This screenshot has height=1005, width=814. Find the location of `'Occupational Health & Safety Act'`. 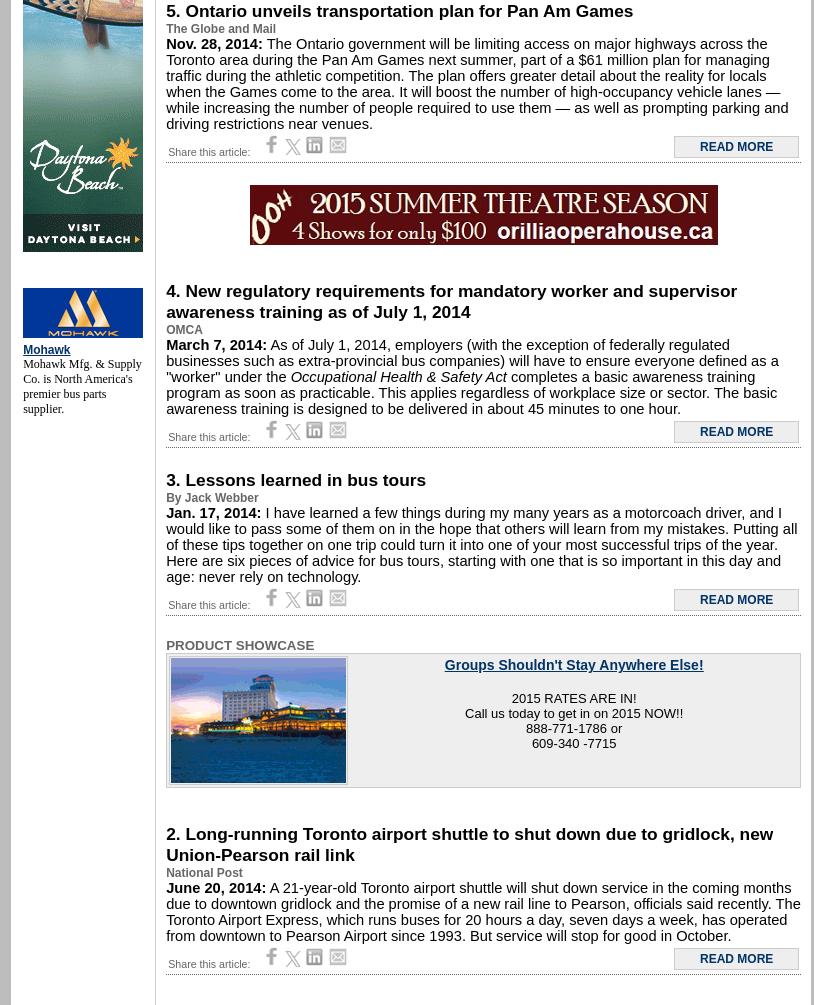

'Occupational Health & Safety Act' is located at coordinates (397, 376).